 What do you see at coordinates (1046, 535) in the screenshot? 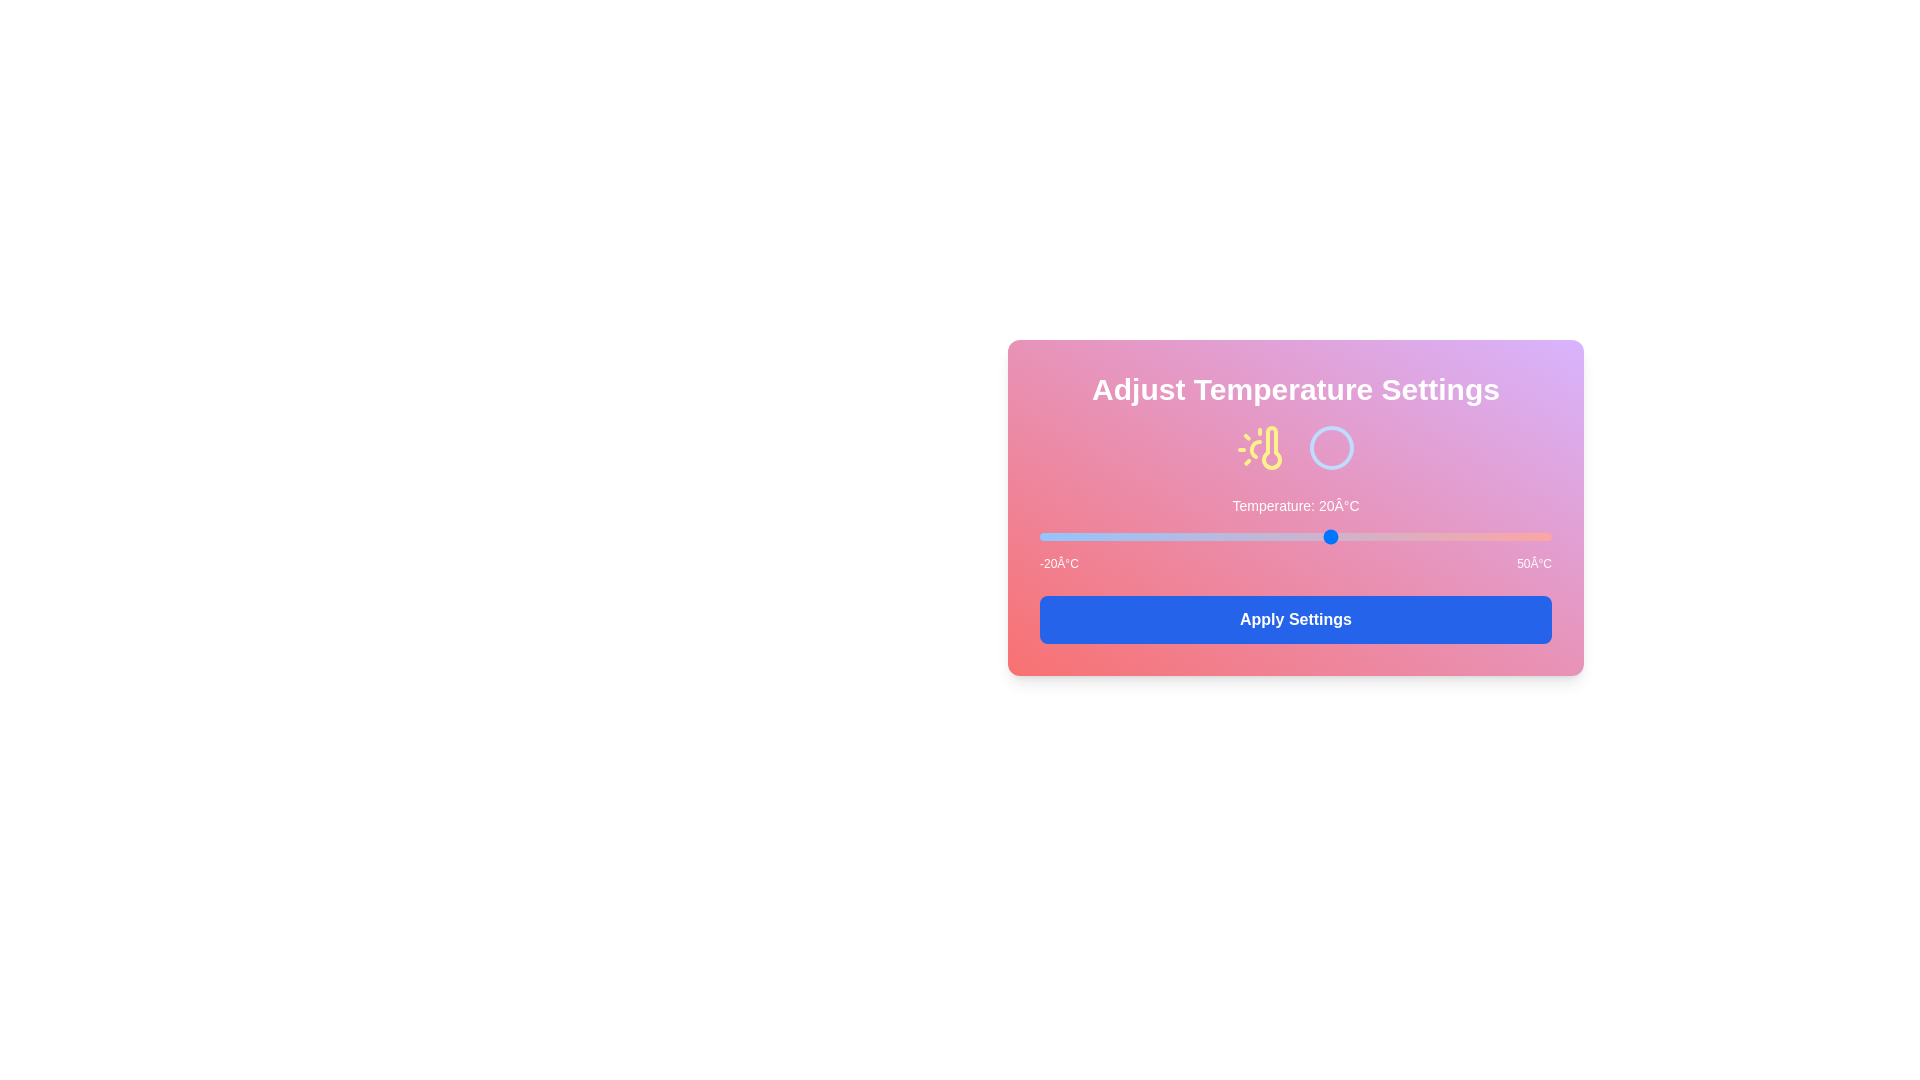
I see `the temperature to -19°C by moving the slider` at bounding box center [1046, 535].